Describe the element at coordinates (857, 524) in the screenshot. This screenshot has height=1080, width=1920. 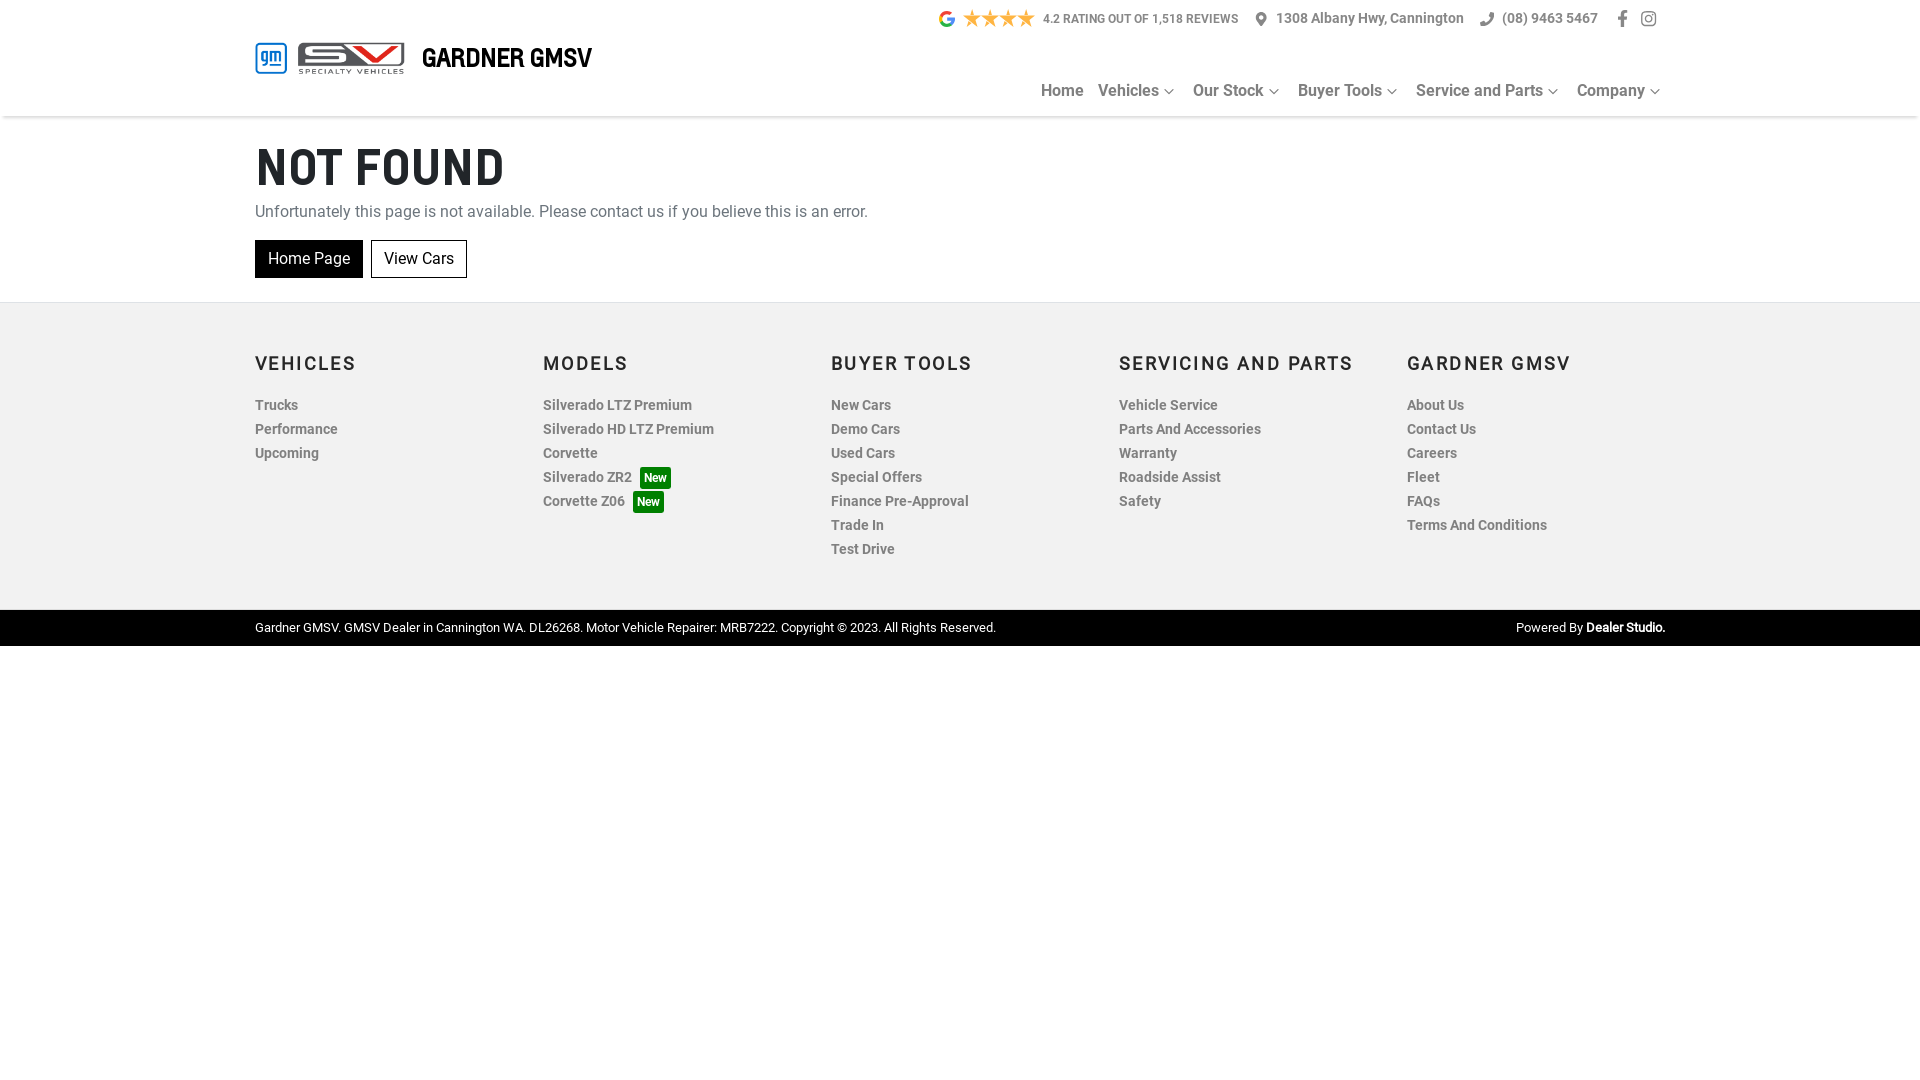
I see `'Trade In'` at that location.